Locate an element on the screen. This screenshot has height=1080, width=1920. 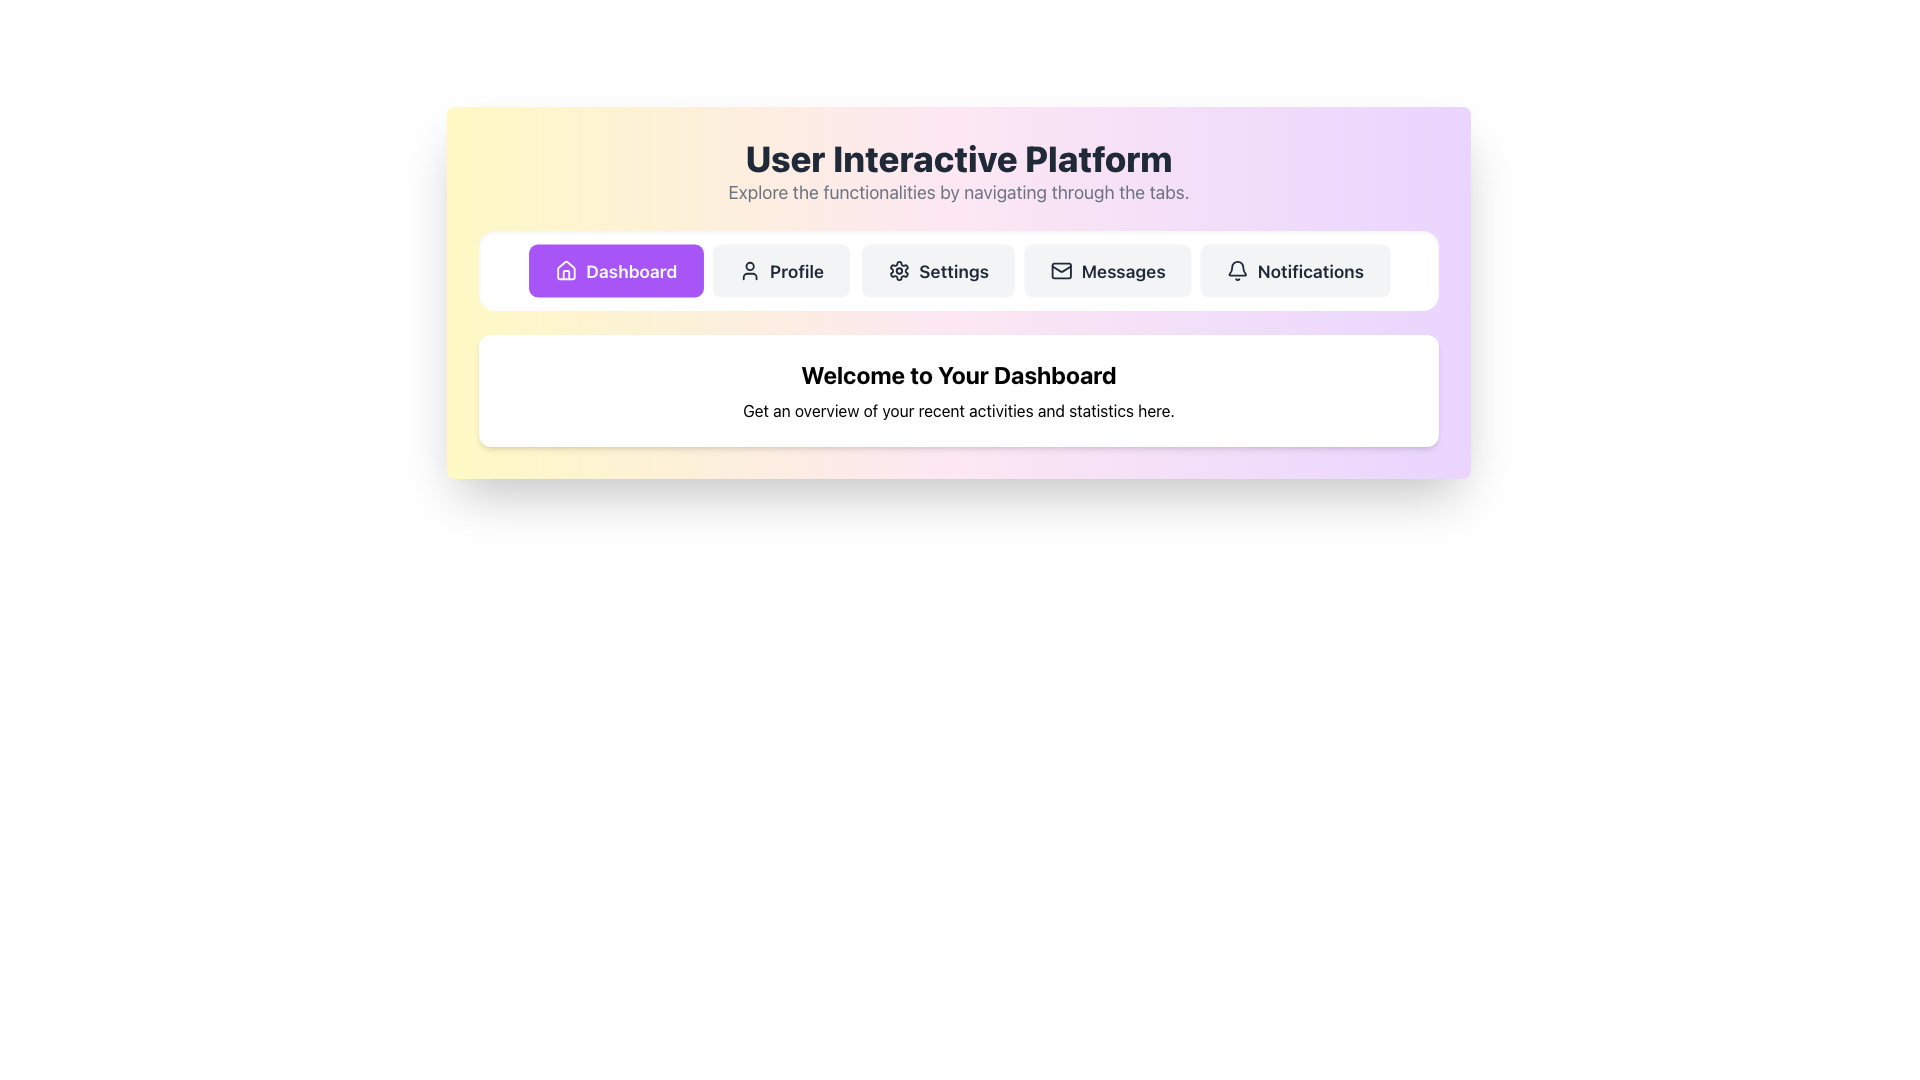
the 'Settings' text label located in the navigation bar, which is the third option from the left between the 'Profile' and 'Messages' buttons is located at coordinates (952, 270).